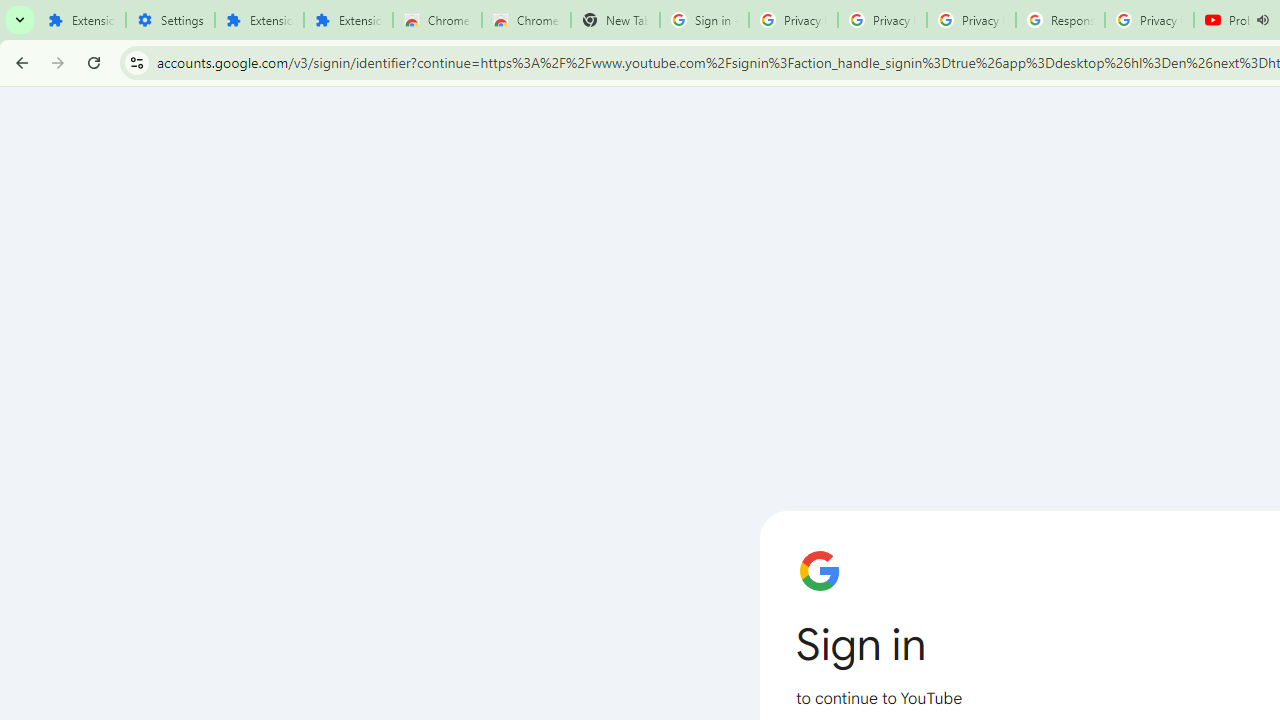 The image size is (1280, 720). I want to click on 'Chrome Web Store - Themes', so click(526, 20).